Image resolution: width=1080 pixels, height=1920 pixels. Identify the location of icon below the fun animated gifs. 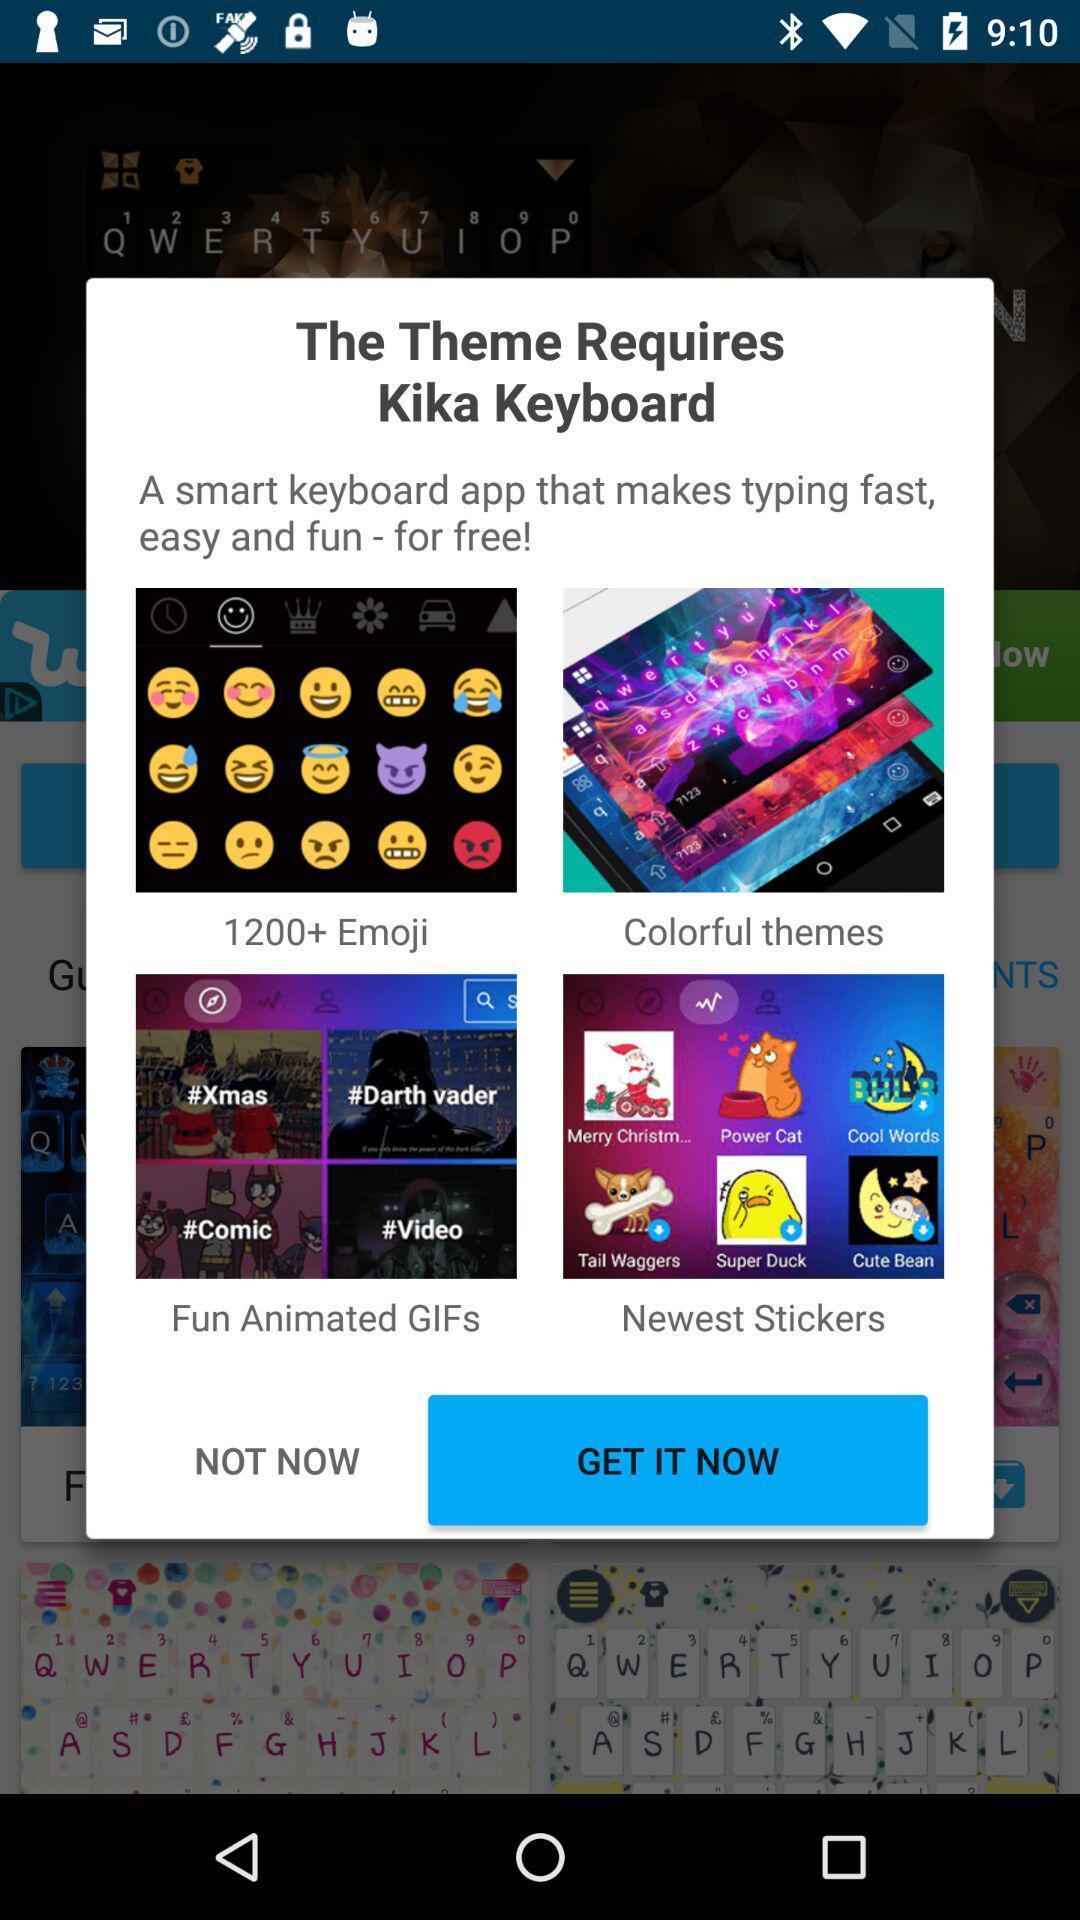
(276, 1460).